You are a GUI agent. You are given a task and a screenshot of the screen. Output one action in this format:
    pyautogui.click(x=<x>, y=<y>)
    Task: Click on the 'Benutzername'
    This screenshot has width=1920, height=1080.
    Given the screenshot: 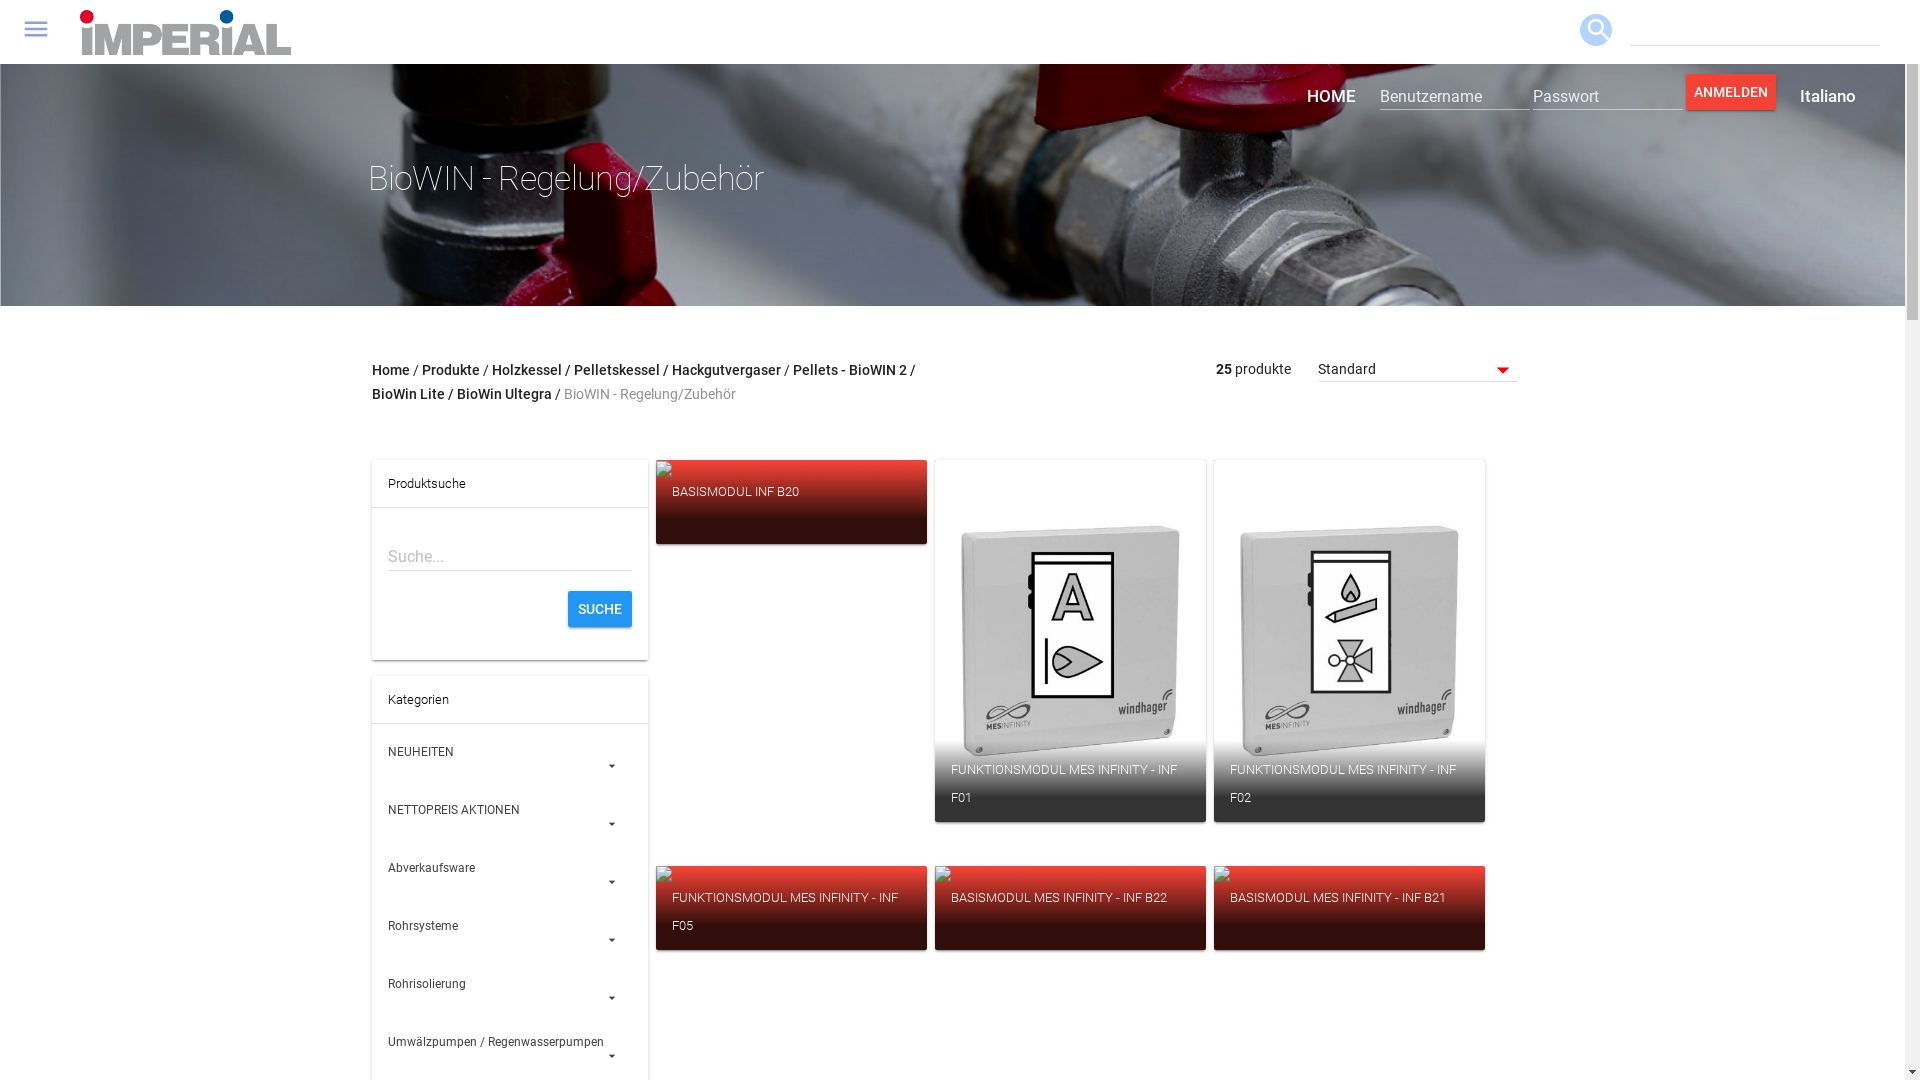 What is the action you would take?
    pyautogui.click(x=1454, y=95)
    